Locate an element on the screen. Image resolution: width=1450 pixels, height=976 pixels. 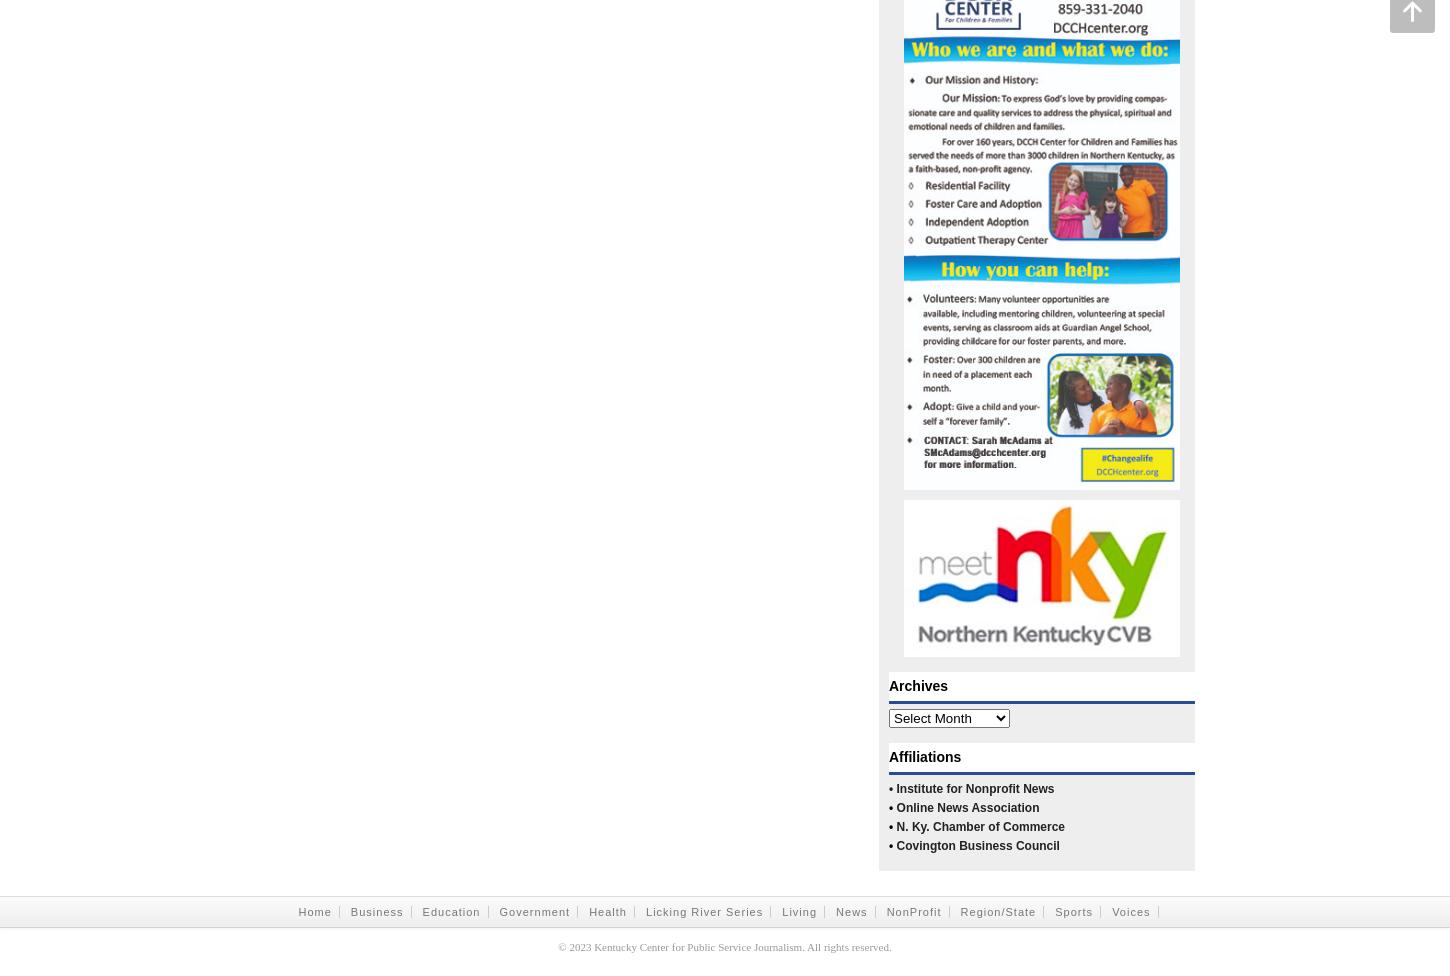
'Kentucky Center for Public Service Journalism' is located at coordinates (594, 946).